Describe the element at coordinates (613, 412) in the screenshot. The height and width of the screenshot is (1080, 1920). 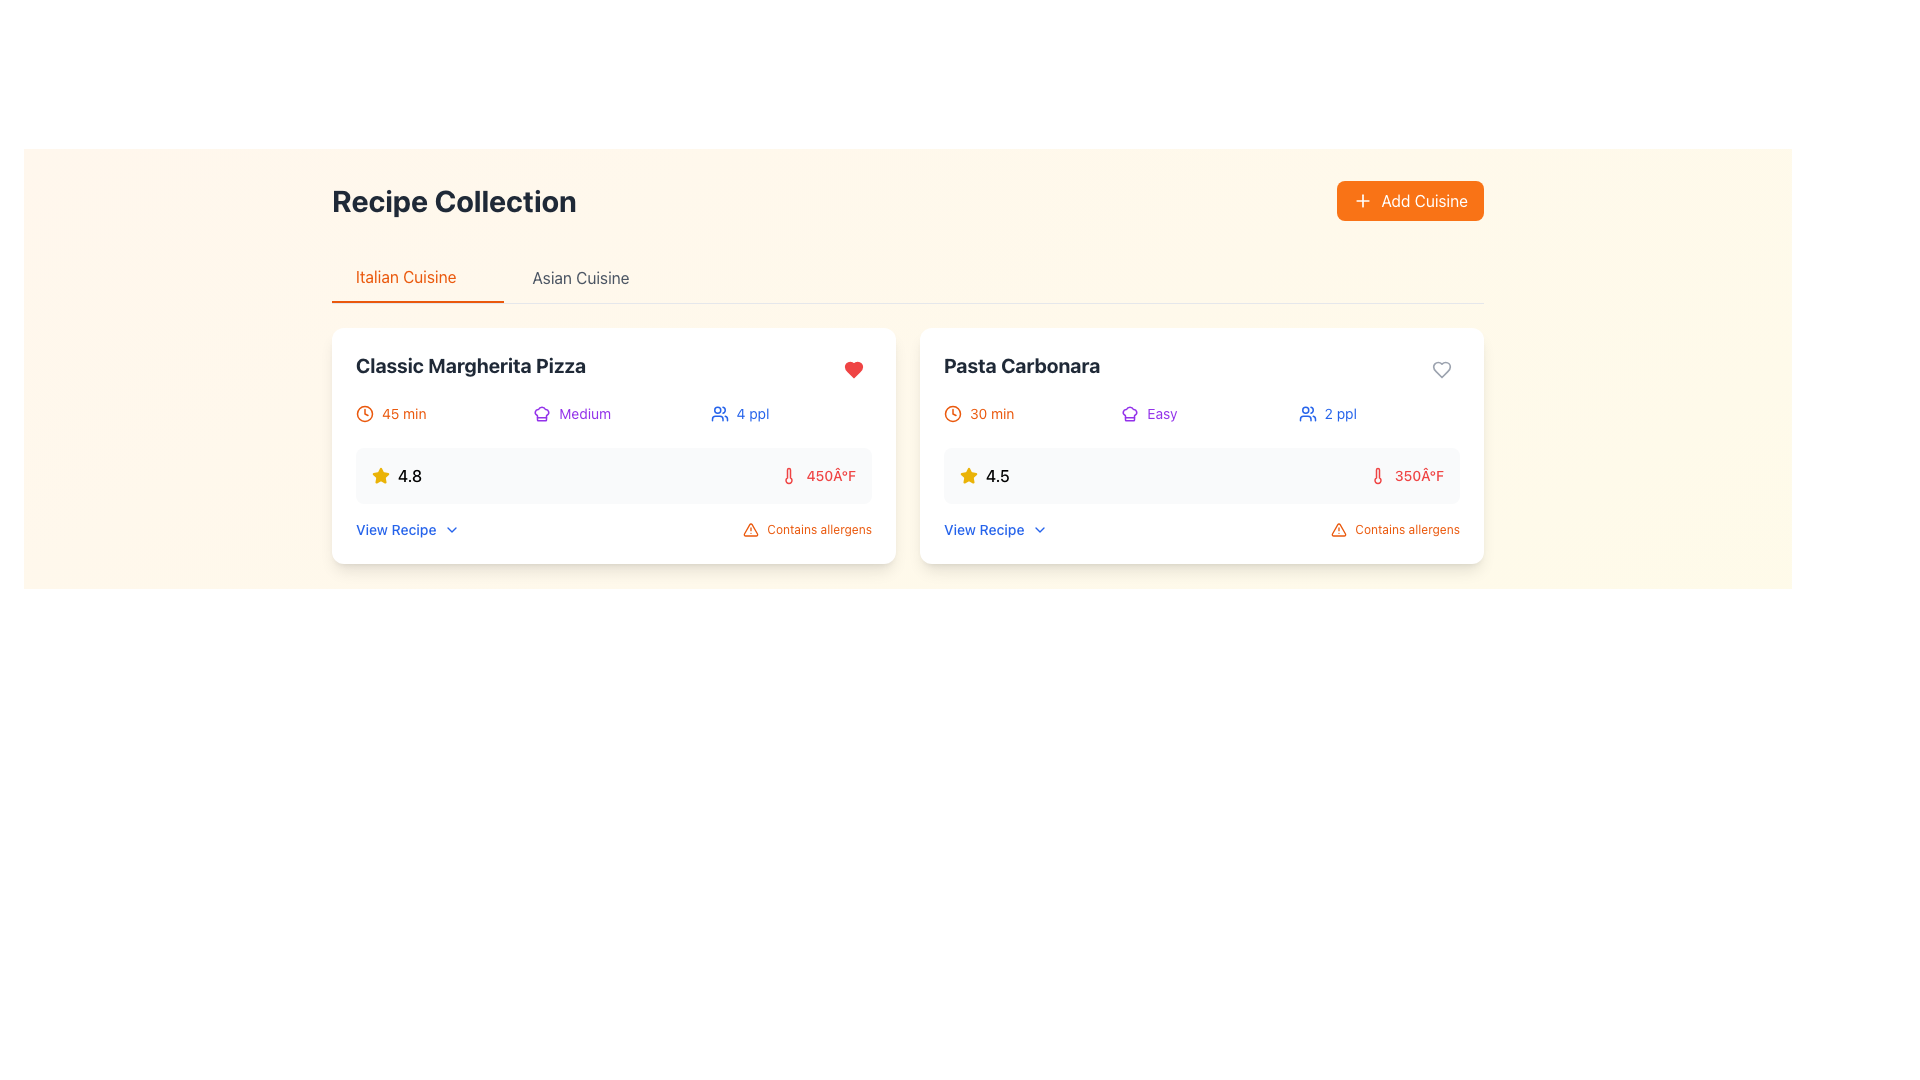
I see `information conveyed in the Informational group located within the 'Classic Margherita Pizza' card, just below the title` at that location.